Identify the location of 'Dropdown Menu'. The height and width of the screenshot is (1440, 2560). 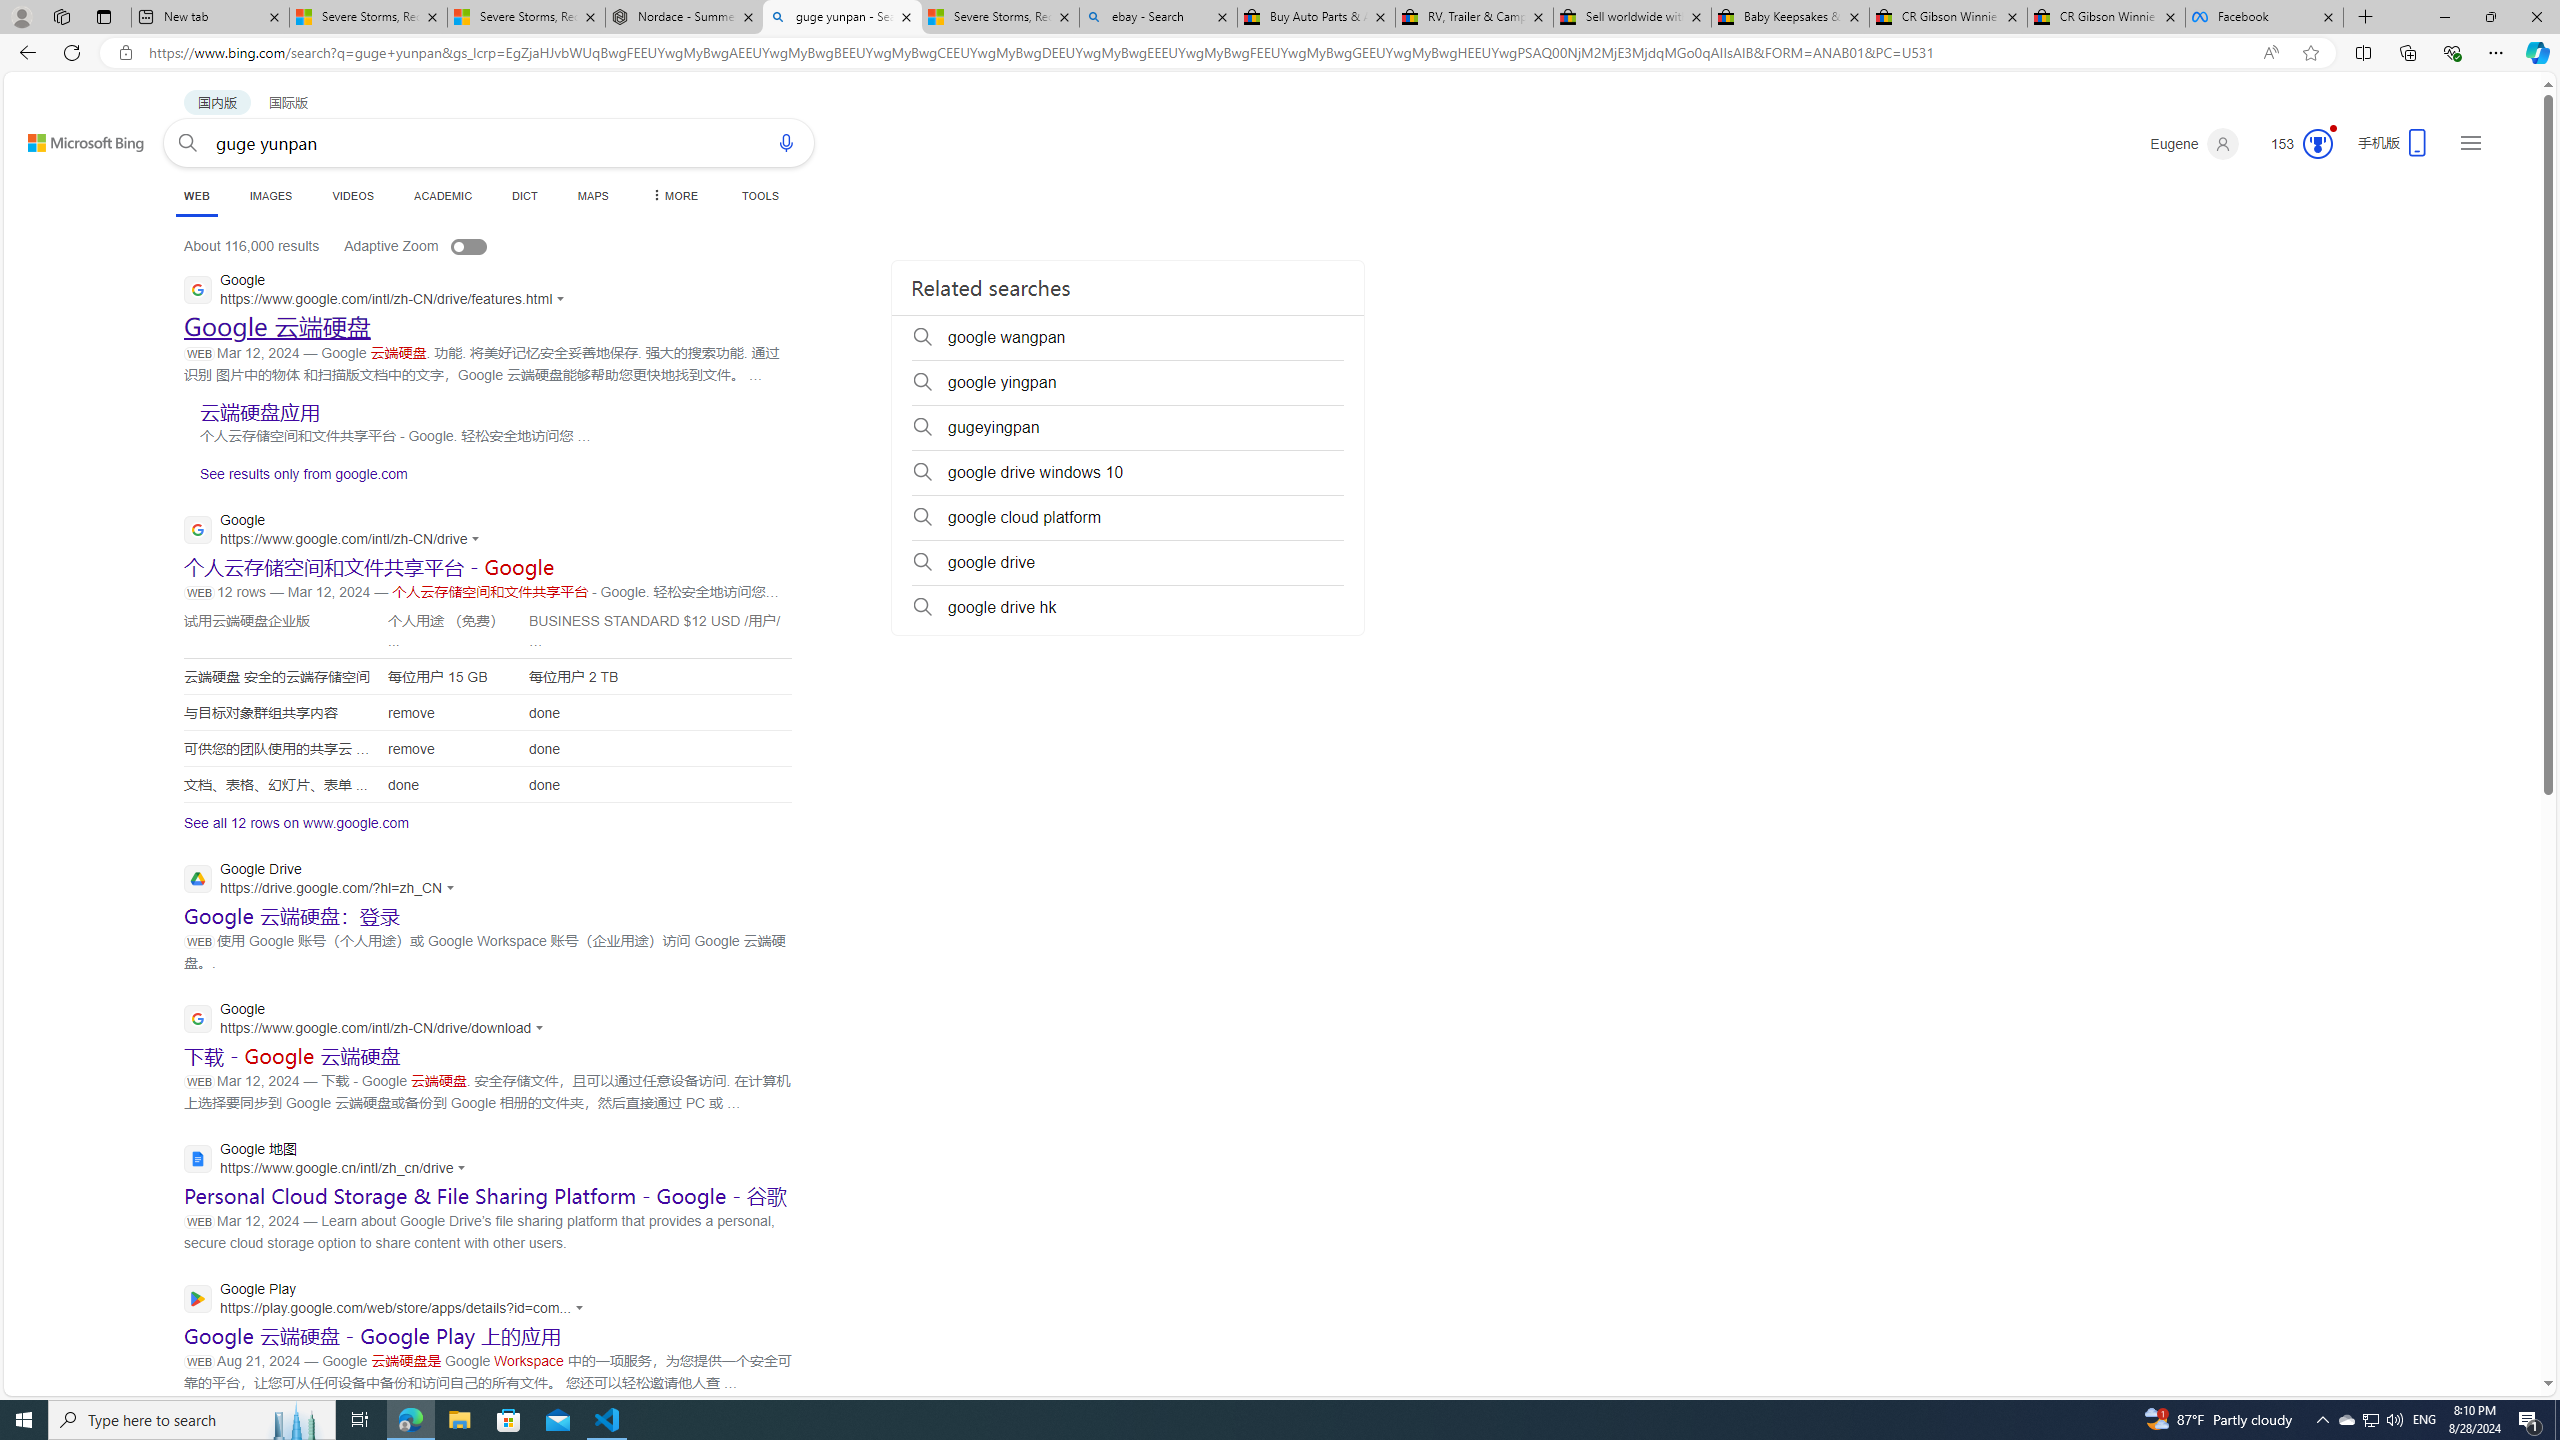
(672, 195).